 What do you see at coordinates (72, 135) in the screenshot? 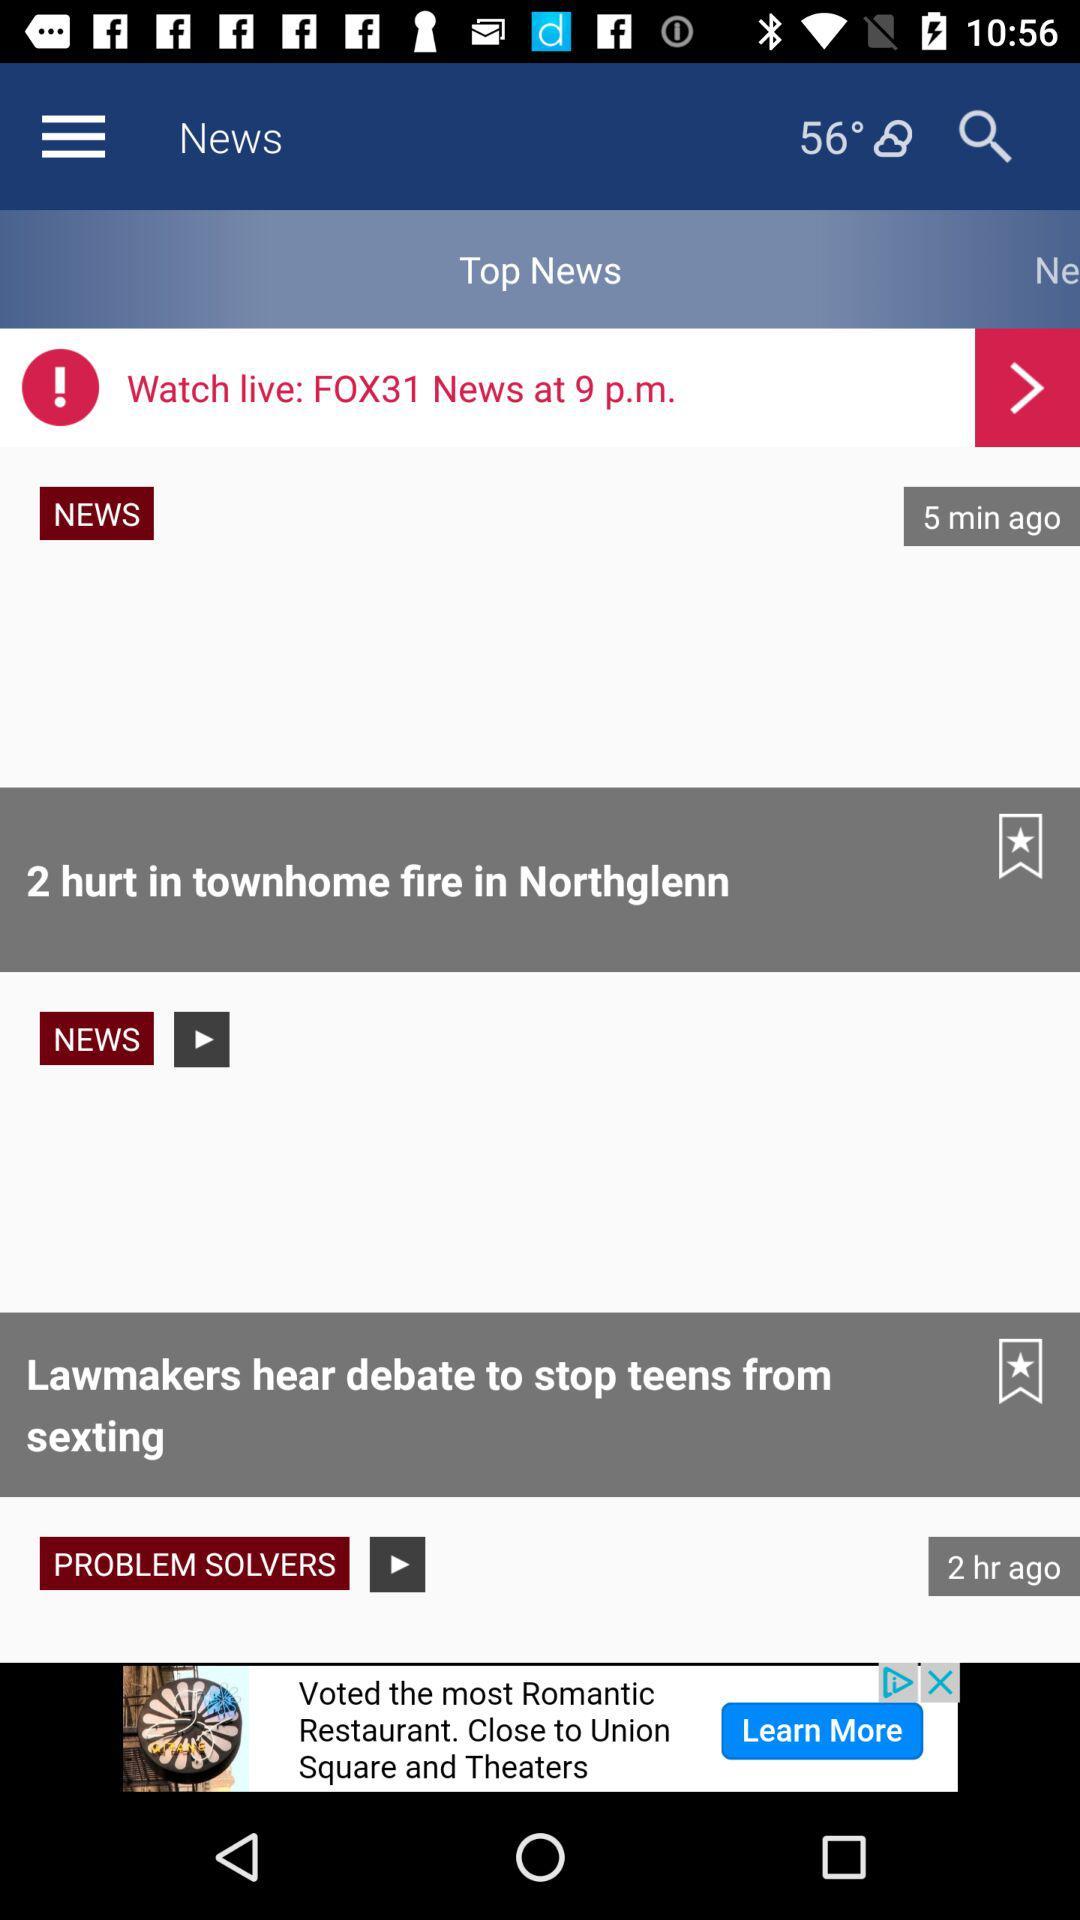
I see `the menu icon` at bounding box center [72, 135].